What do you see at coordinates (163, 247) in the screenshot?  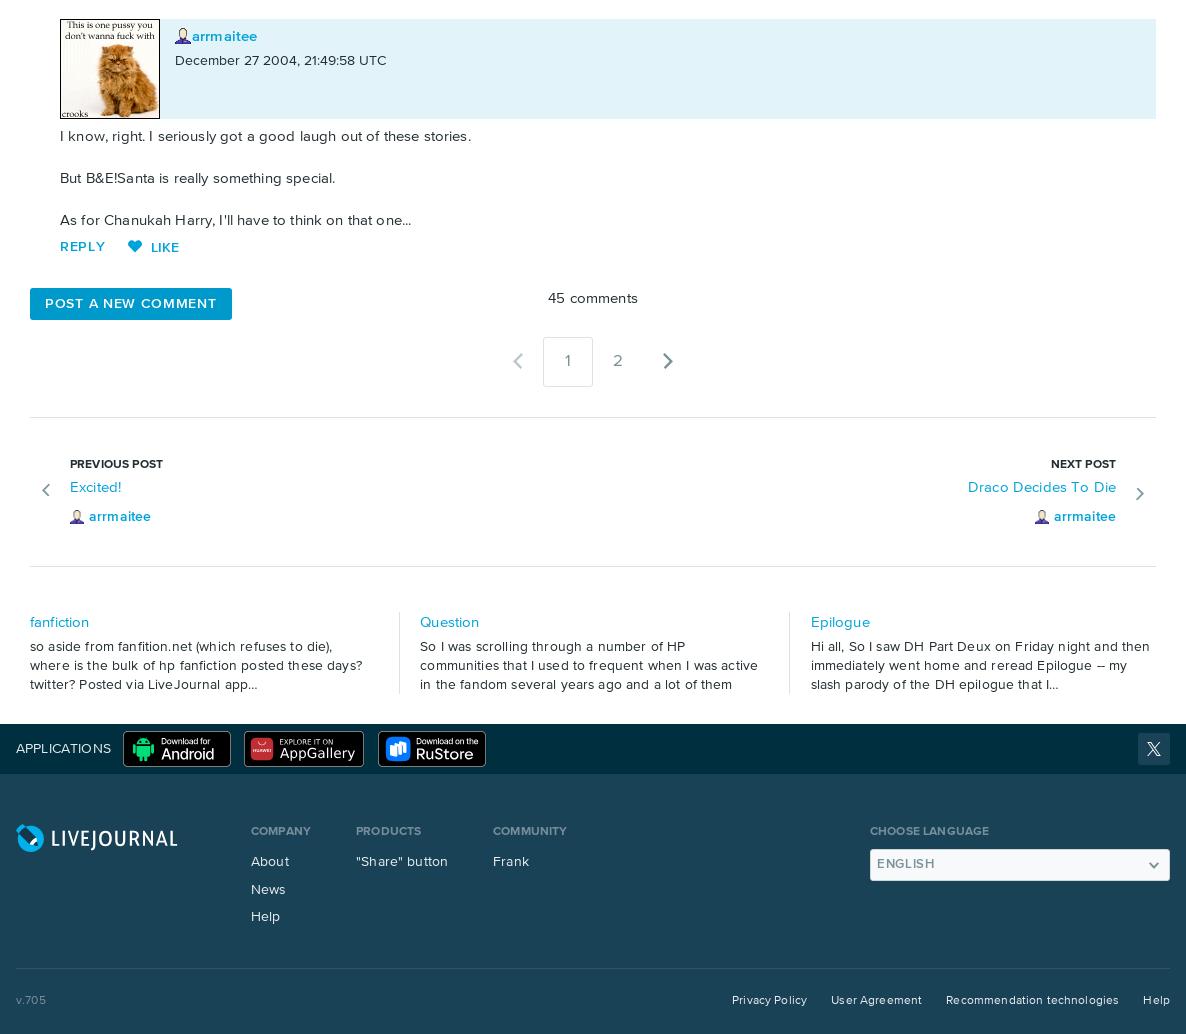 I see `'Like'` at bounding box center [163, 247].